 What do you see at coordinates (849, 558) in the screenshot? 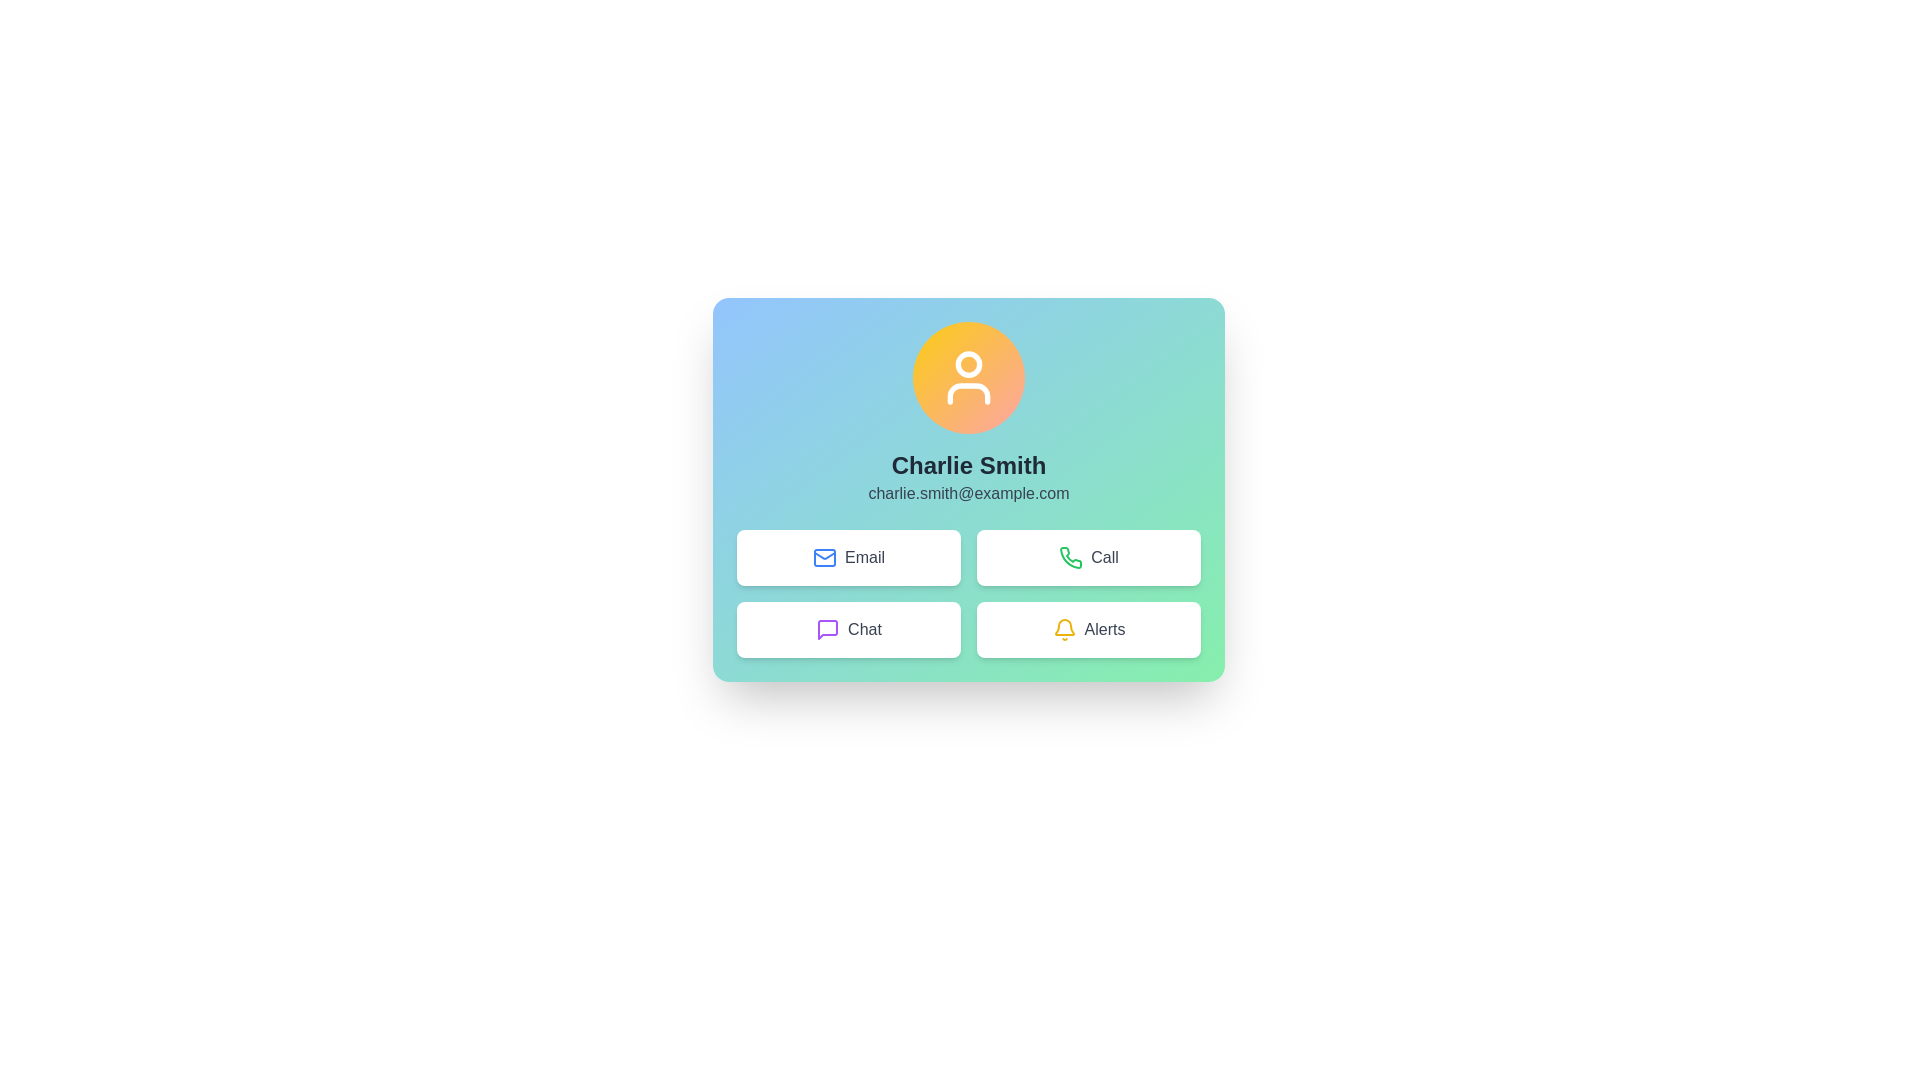
I see `the 'Email' button located at the top-left of the button grid` at bounding box center [849, 558].